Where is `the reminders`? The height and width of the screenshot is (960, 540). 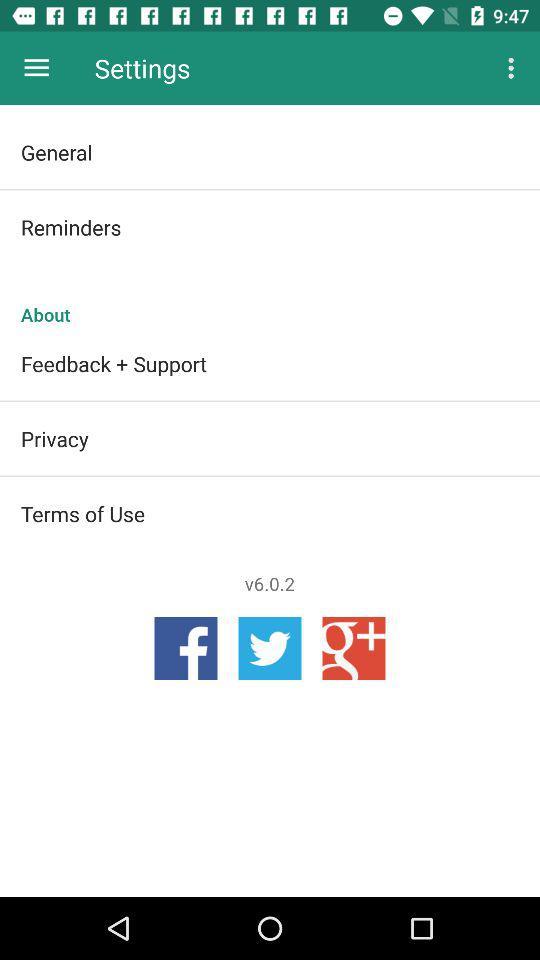
the reminders is located at coordinates (270, 227).